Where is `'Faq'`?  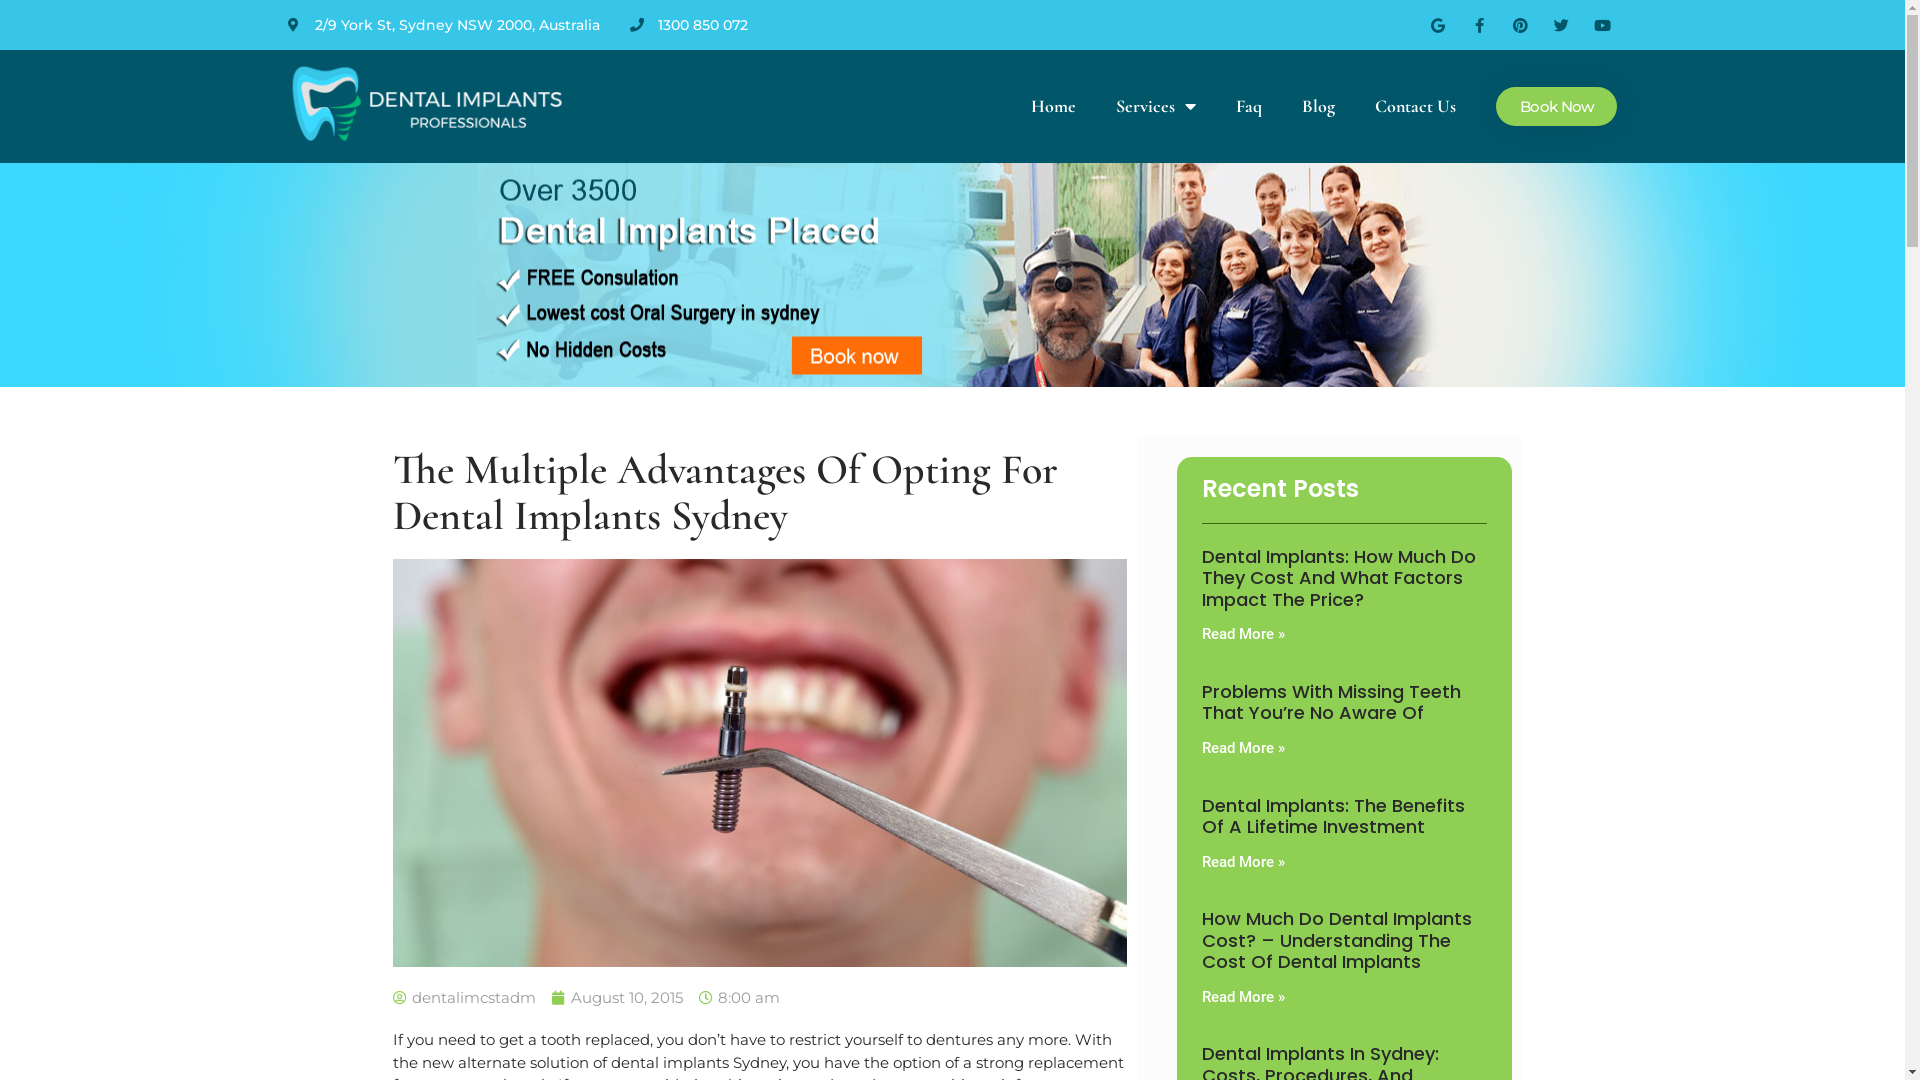
'Faq' is located at coordinates (1247, 105).